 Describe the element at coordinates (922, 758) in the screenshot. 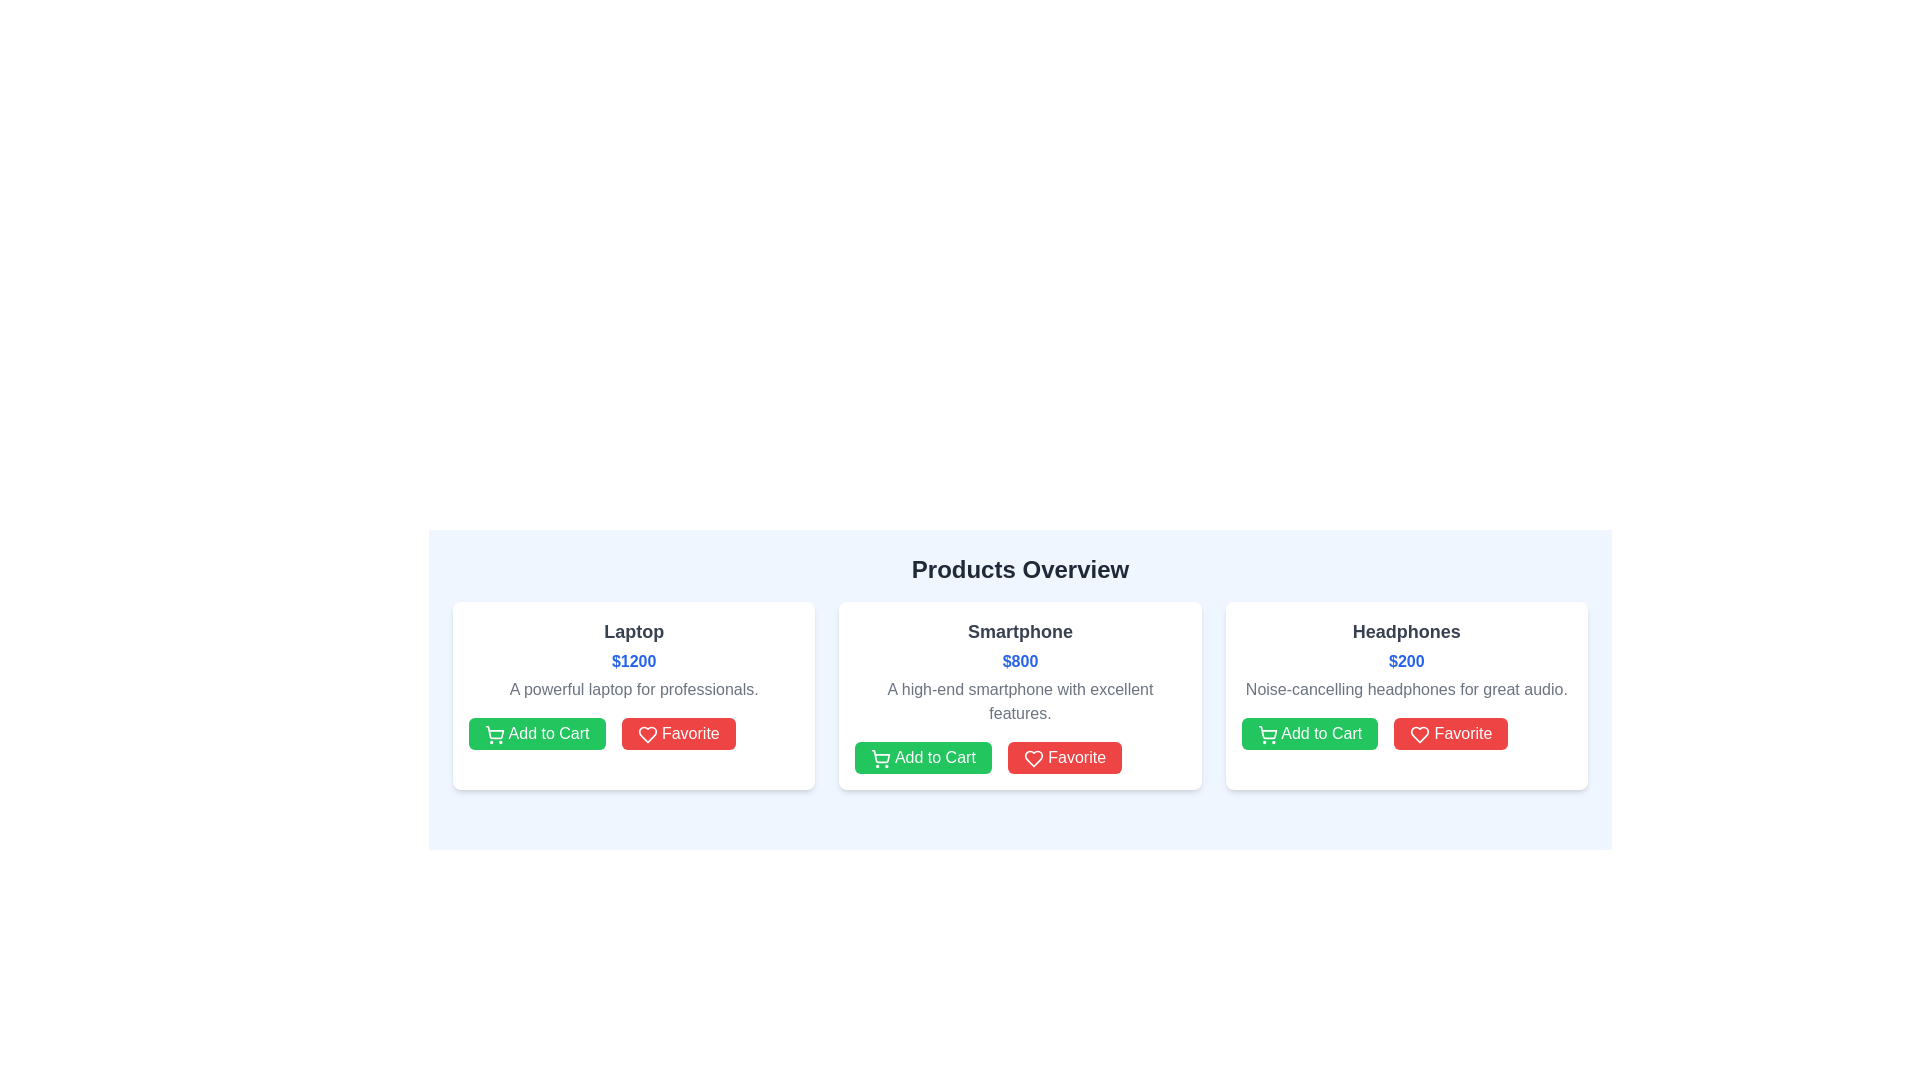

I see `the green 'Add to Cart' button with a shopping cart icon located under the 'Smartphone' product card in the 'Products Overview' section` at that location.